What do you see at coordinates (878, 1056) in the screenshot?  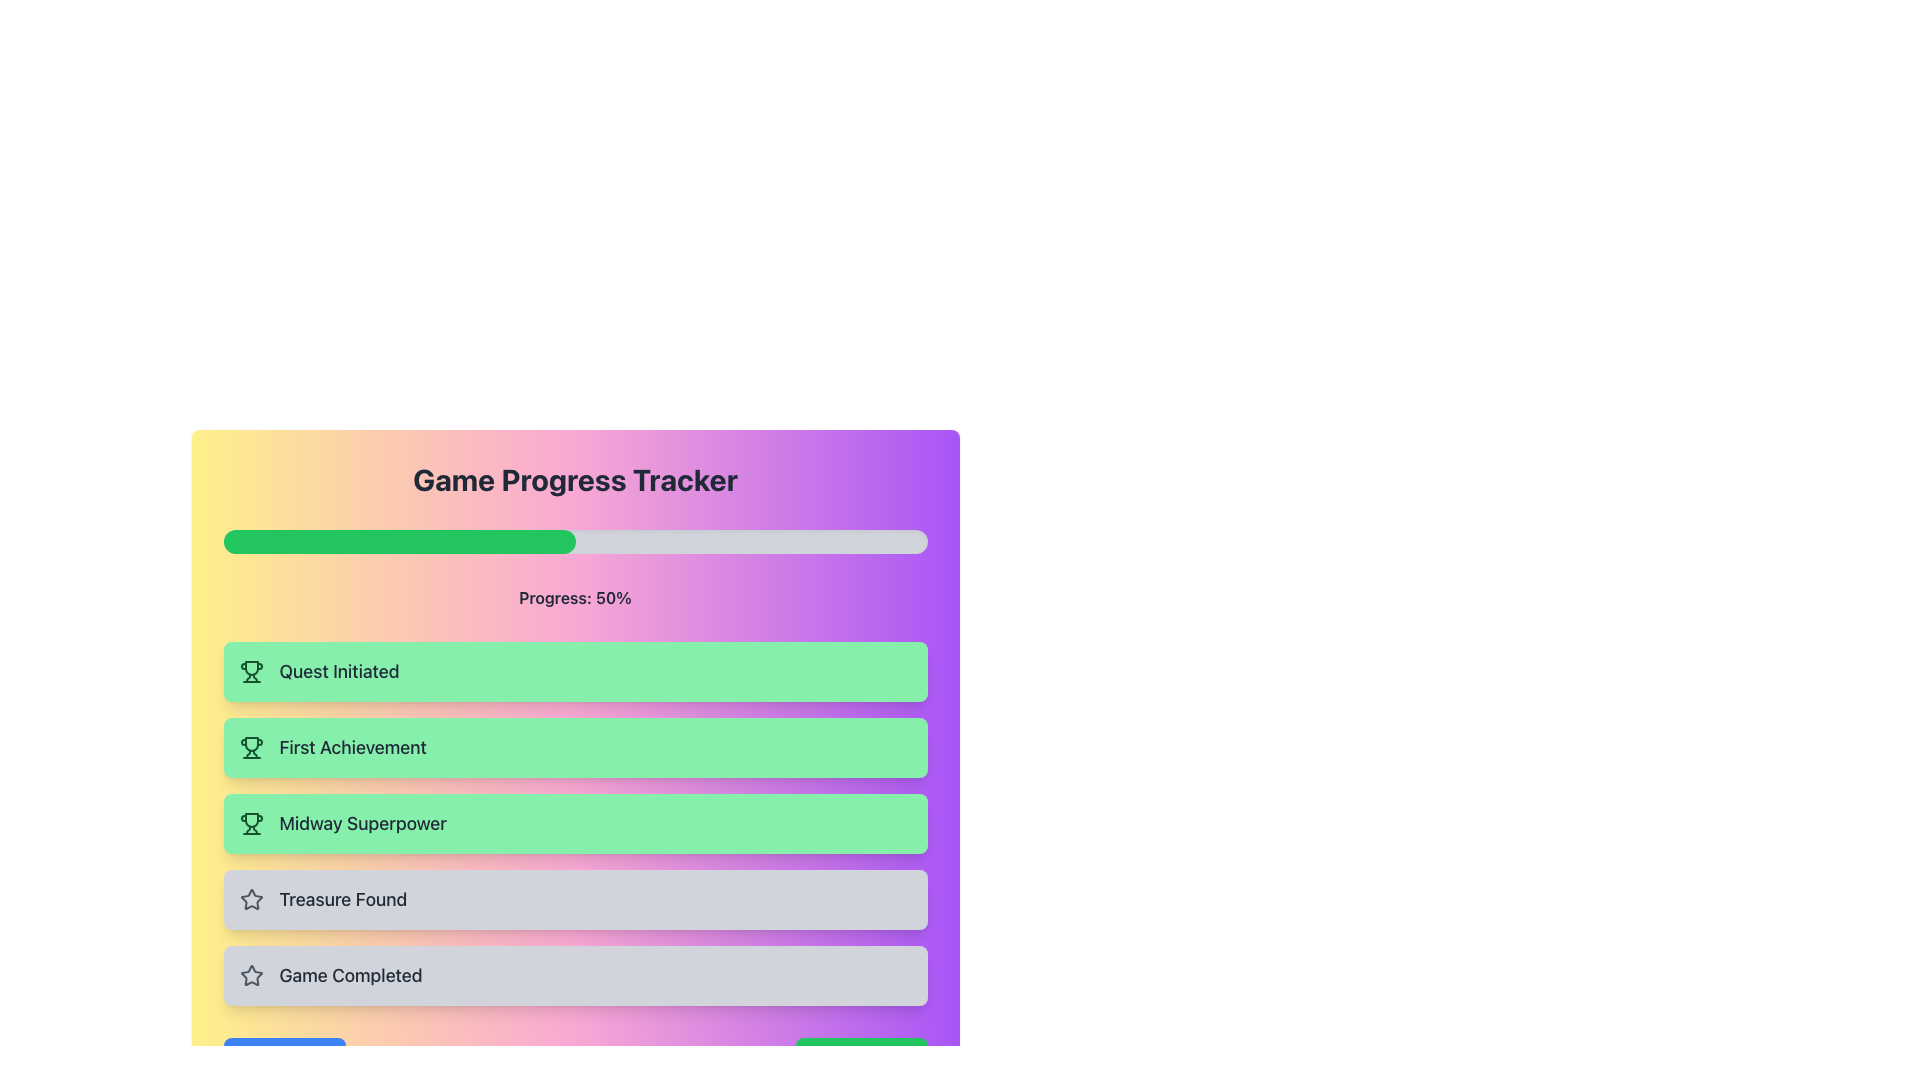 I see `the 'Advance' text label within the green button for accessibility purposes` at bounding box center [878, 1056].